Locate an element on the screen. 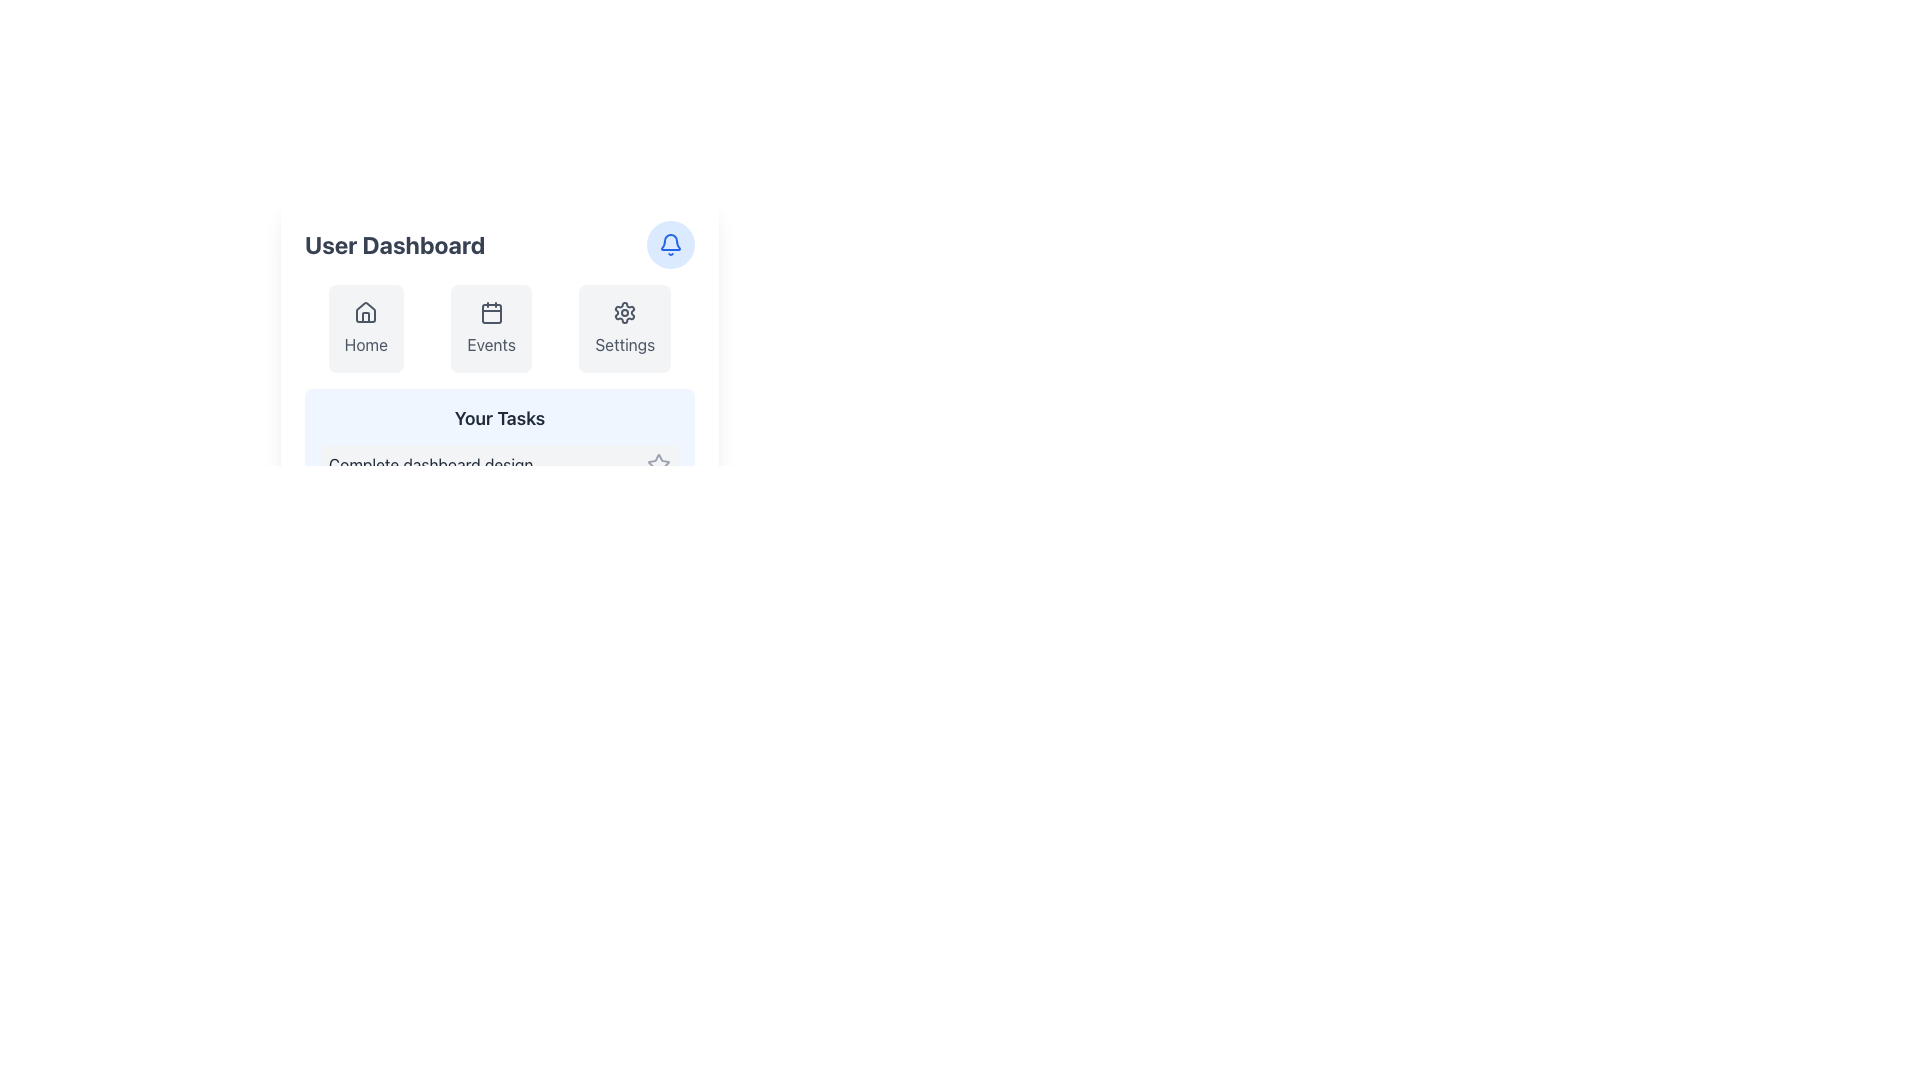  the 'Events' section of the navigation bar located centrally below the 'User Dashboard' heading is located at coordinates (499, 327).